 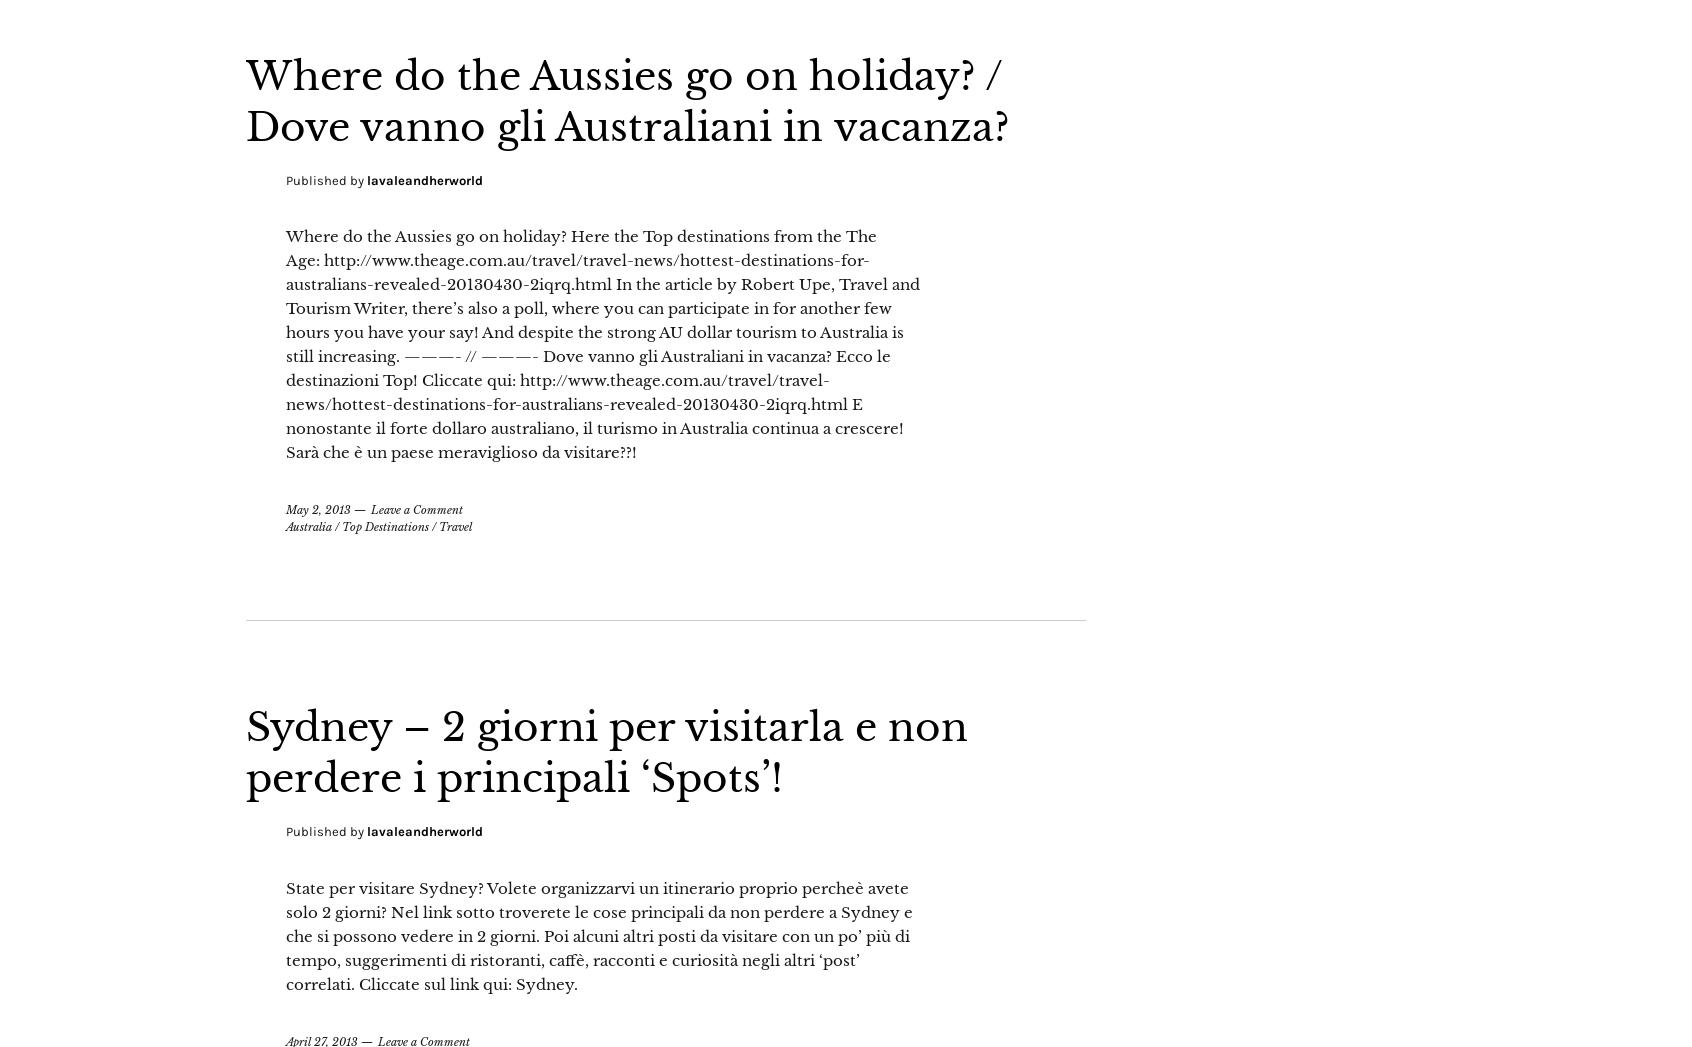 I want to click on 'Sydney – 2 giorni per visitarla e non perdere i principali ‘Spots’!', so click(x=632, y=800).